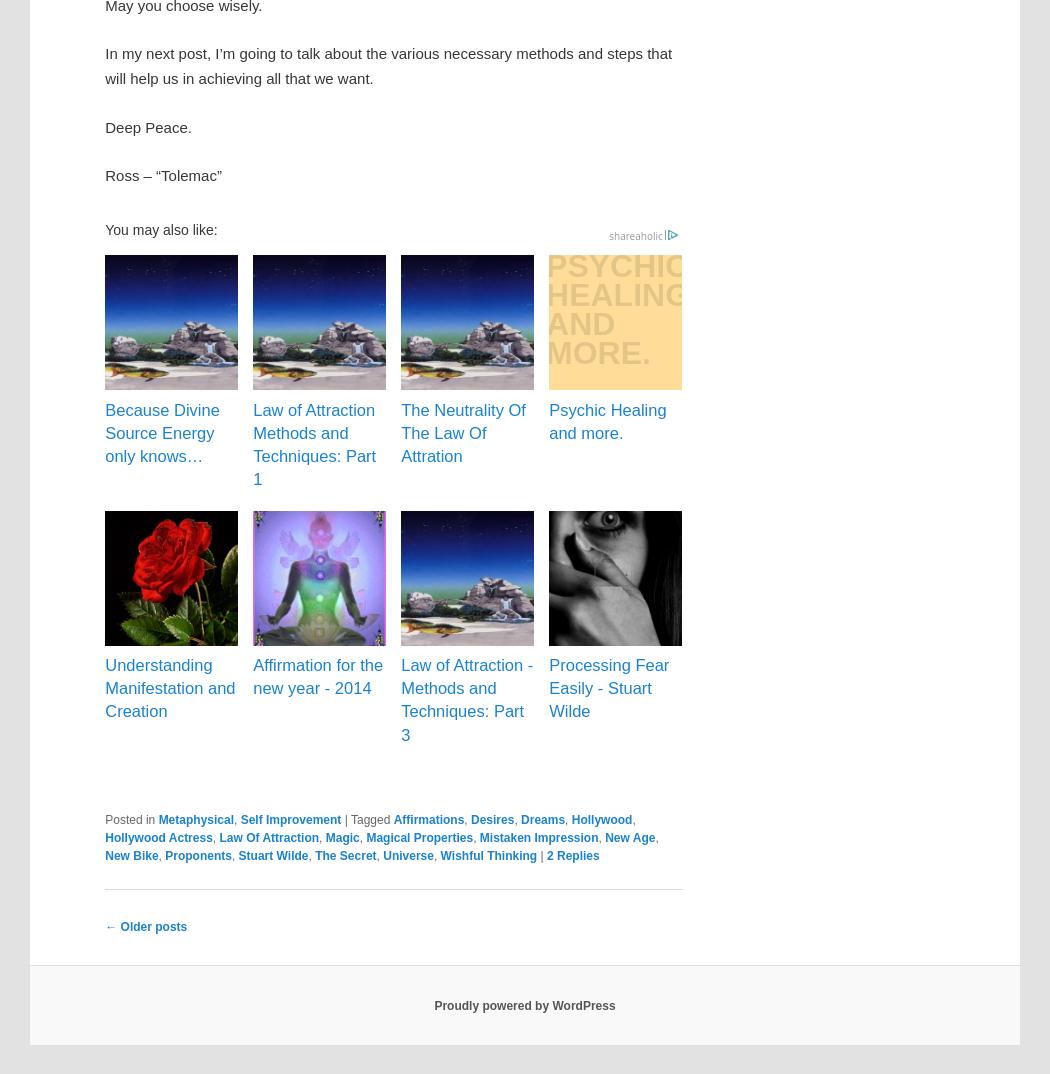 Image resolution: width=1050 pixels, height=1074 pixels. What do you see at coordinates (314, 442) in the screenshot?
I see `'Law of Attraction Methods and Techniques: Part 1'` at bounding box center [314, 442].